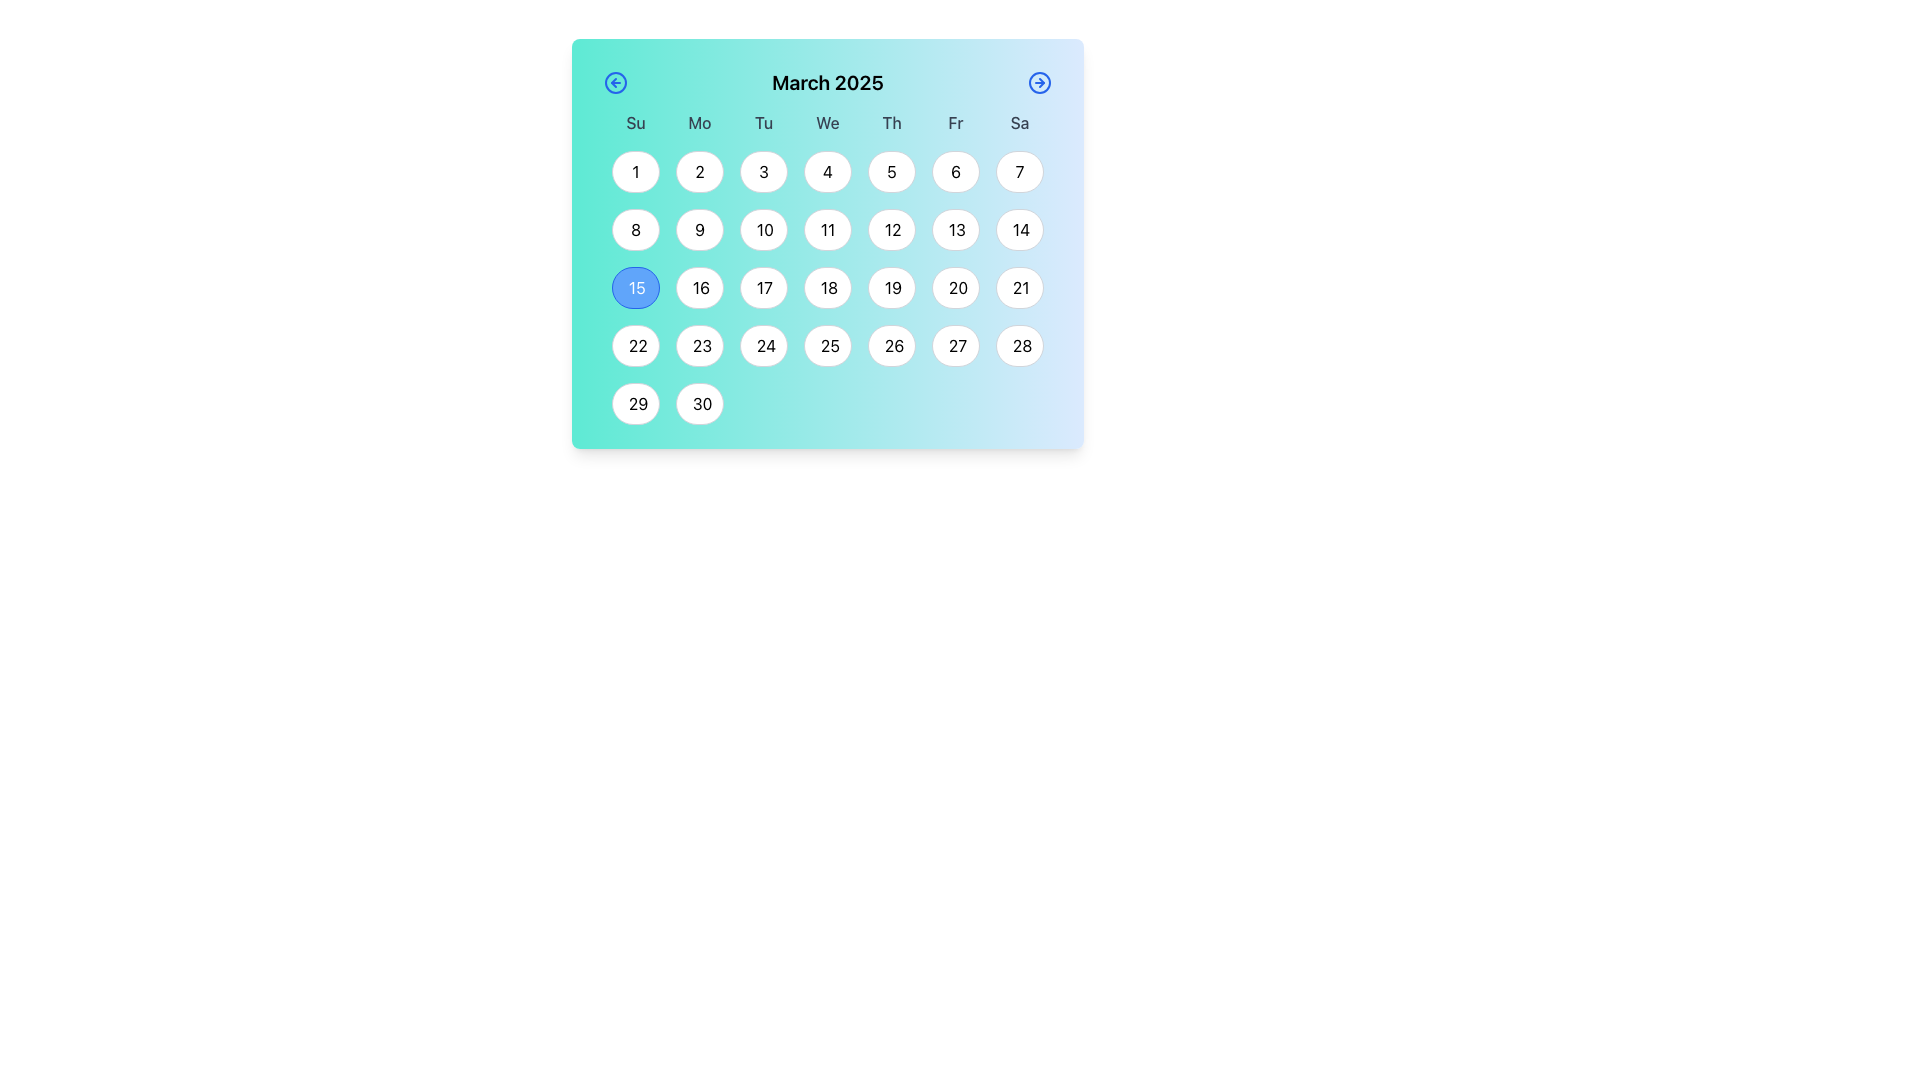  Describe the element at coordinates (614, 82) in the screenshot. I see `the blue-stroked SVG circle located at the top-left corner of the calendar interface, adjacent to the month and year display ('March 2025')` at that location.